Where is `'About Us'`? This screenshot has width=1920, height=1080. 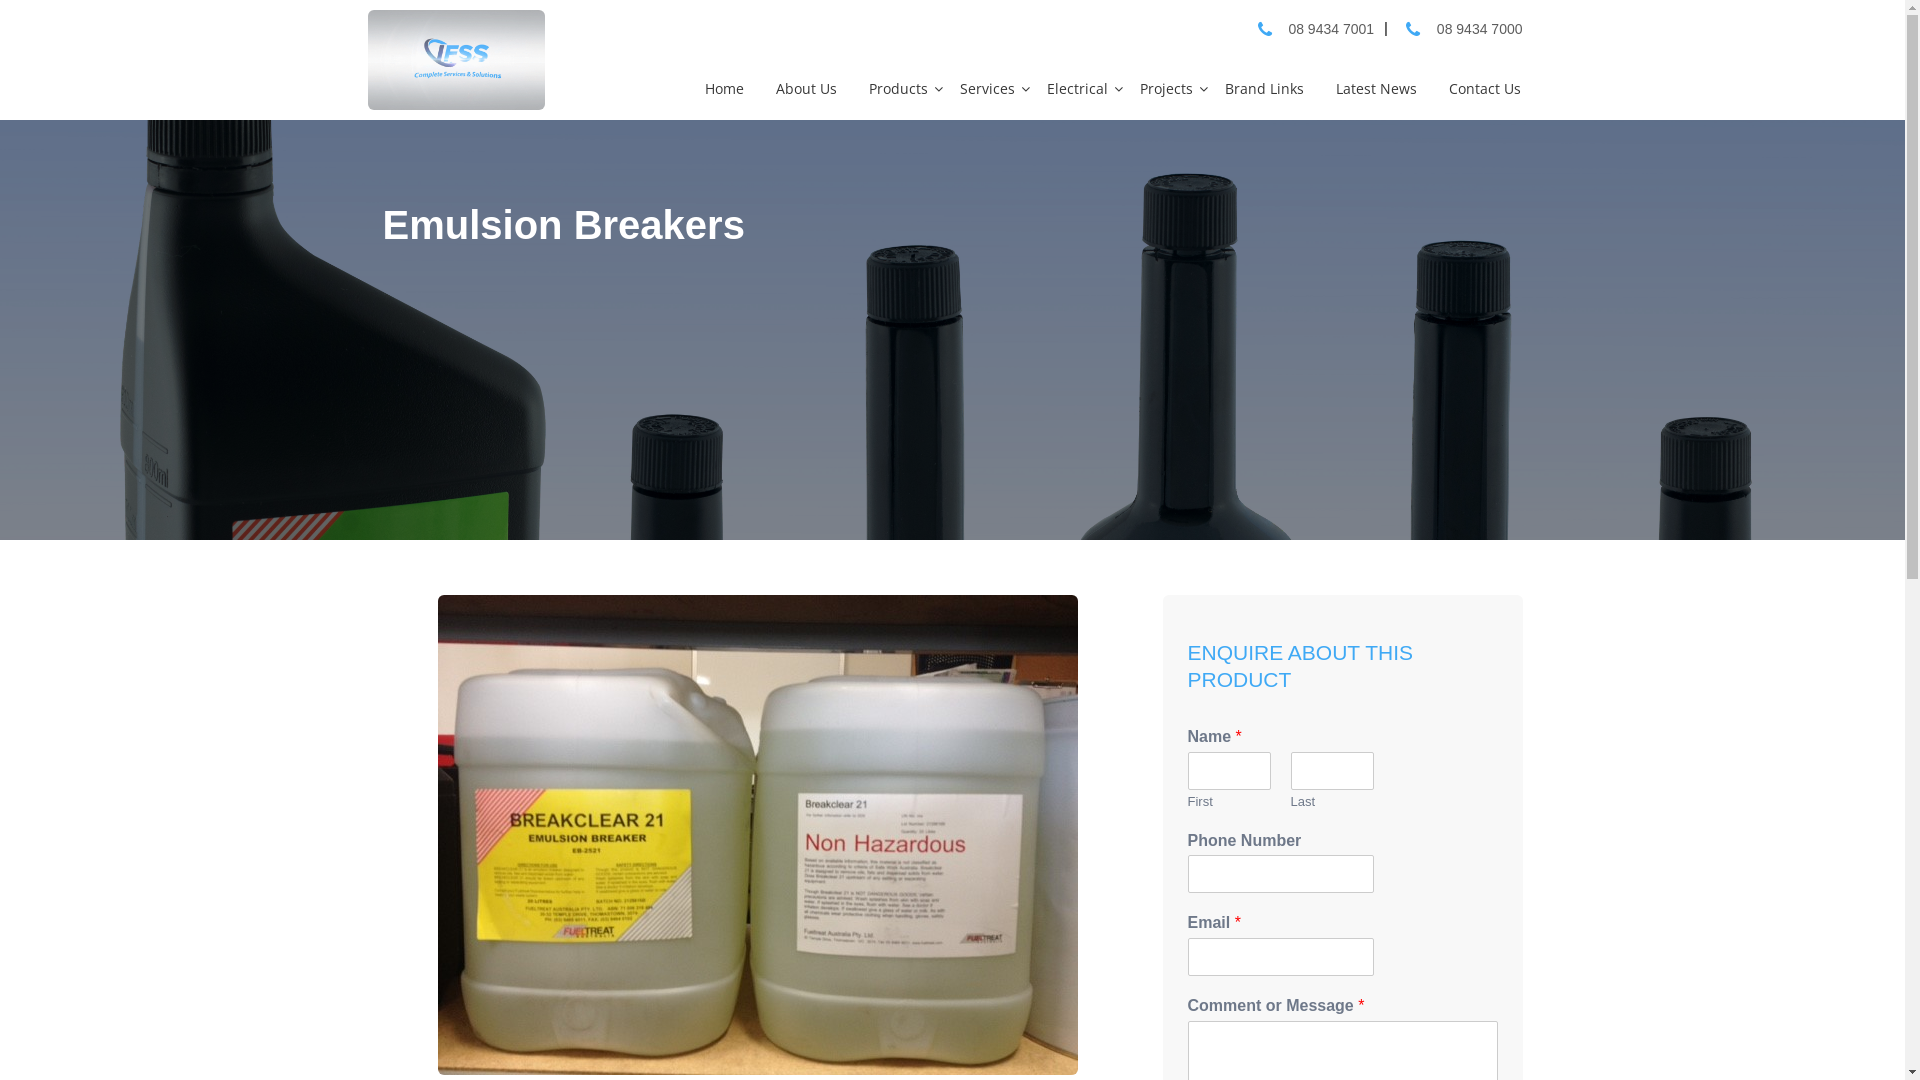
'About Us' is located at coordinates (806, 87).